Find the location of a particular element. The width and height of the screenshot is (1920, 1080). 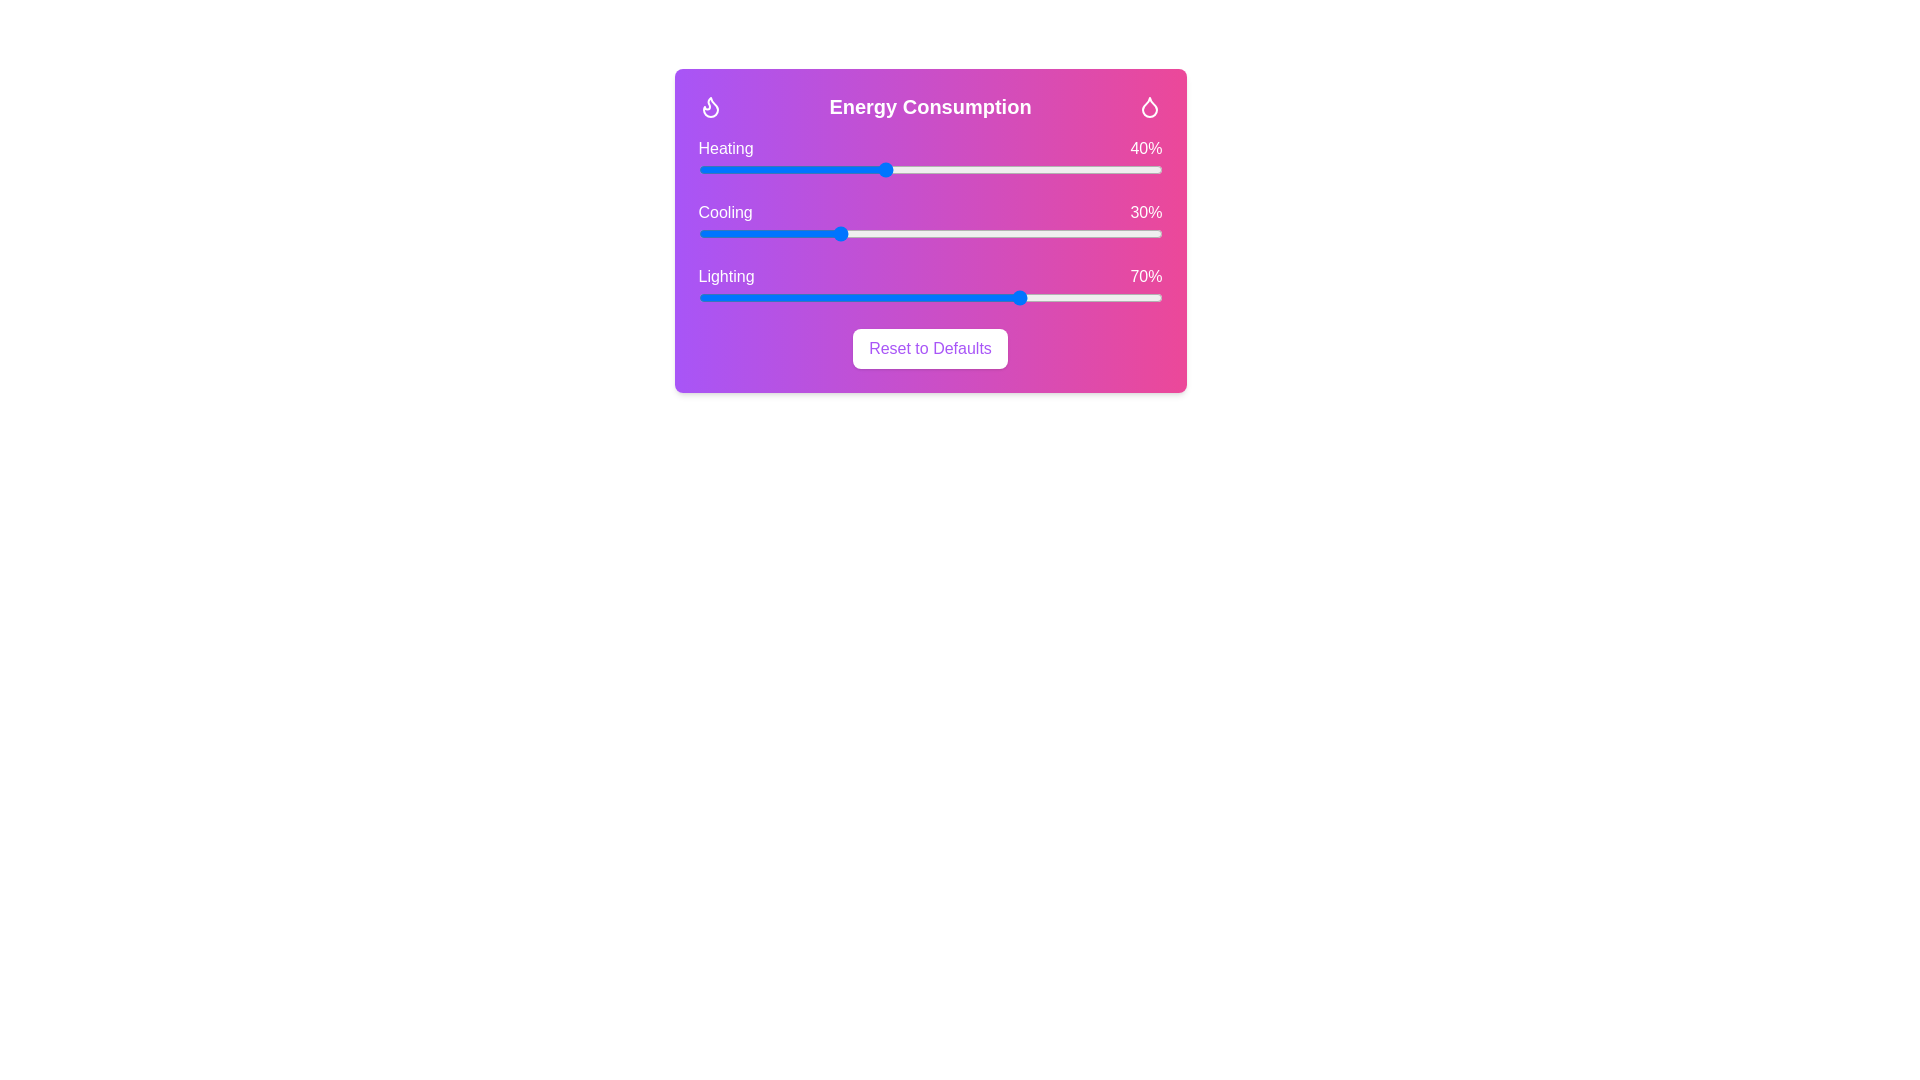

the 'Lighting' slider to set its value to 68 is located at coordinates (1013, 297).